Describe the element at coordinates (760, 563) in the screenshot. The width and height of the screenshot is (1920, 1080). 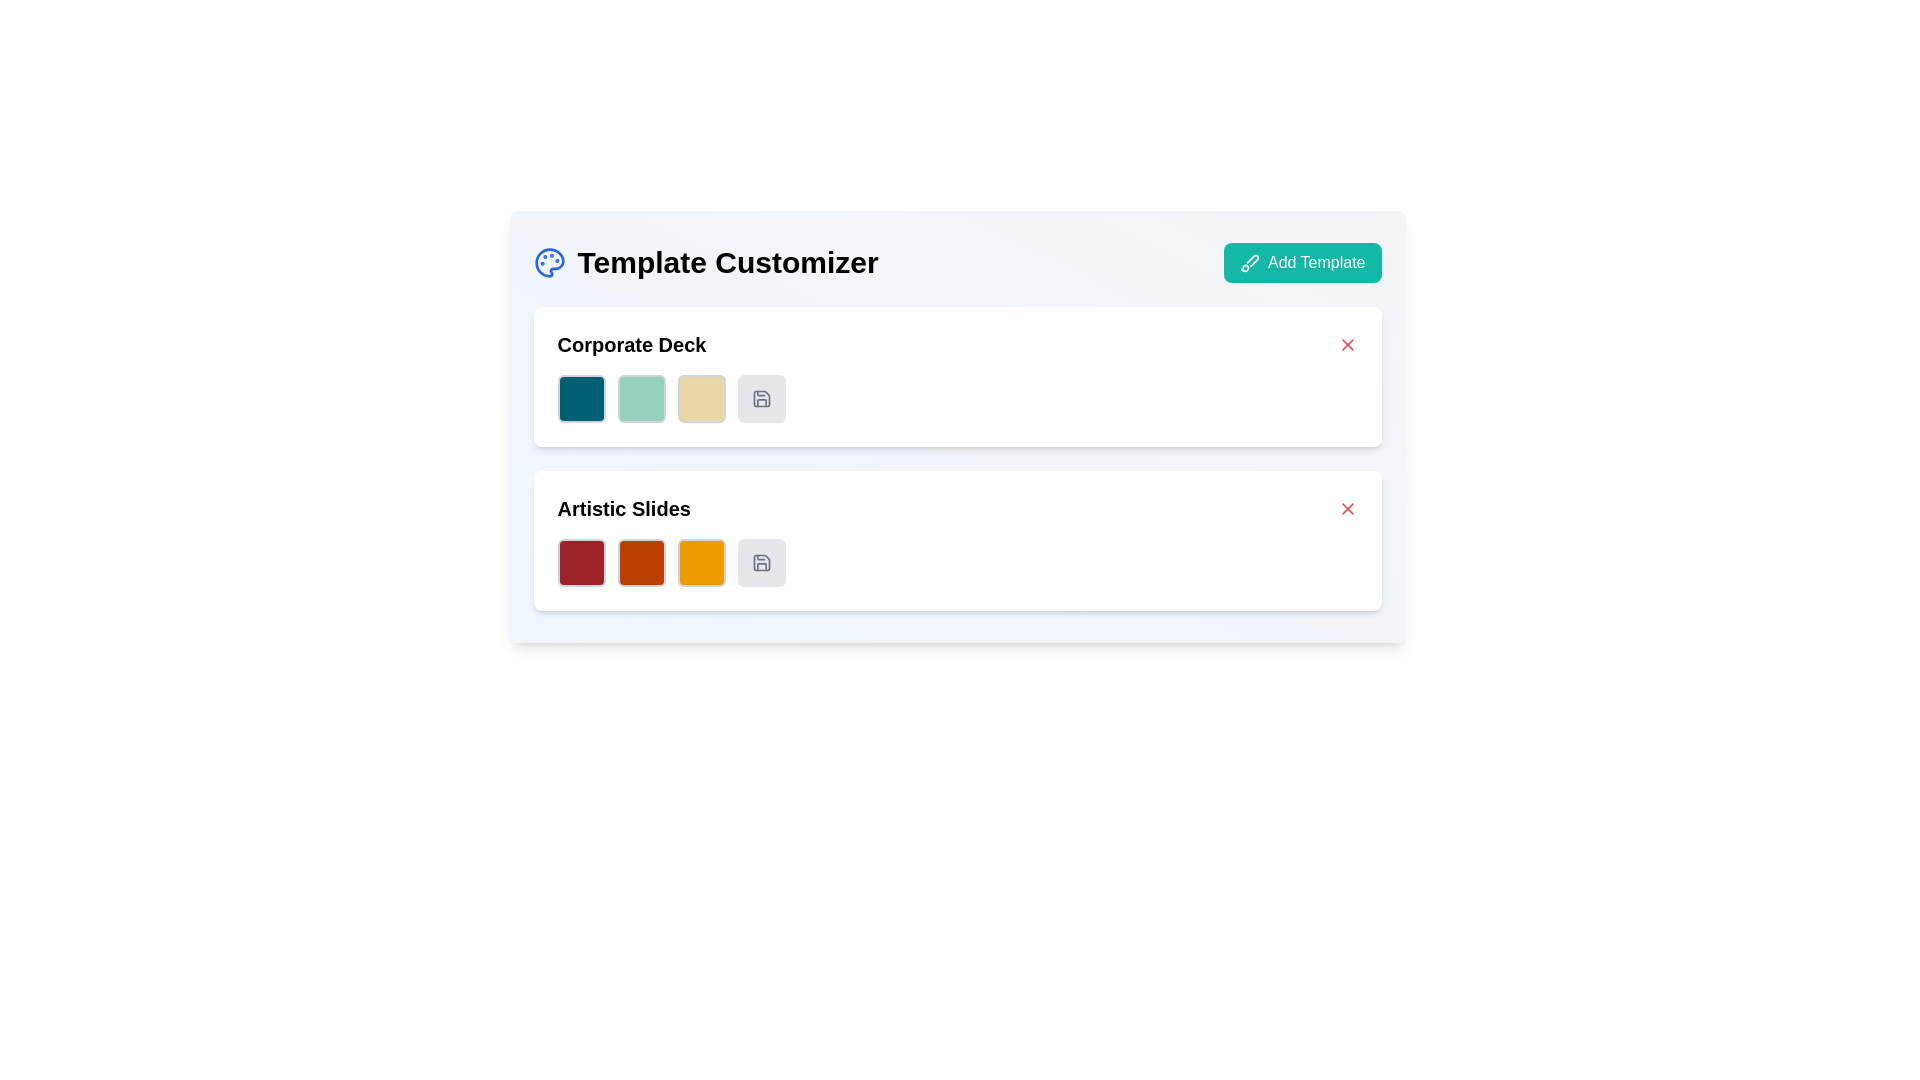
I see `the save-like icon in the bottom right corner of the 'Artistic Slides' section` at that location.